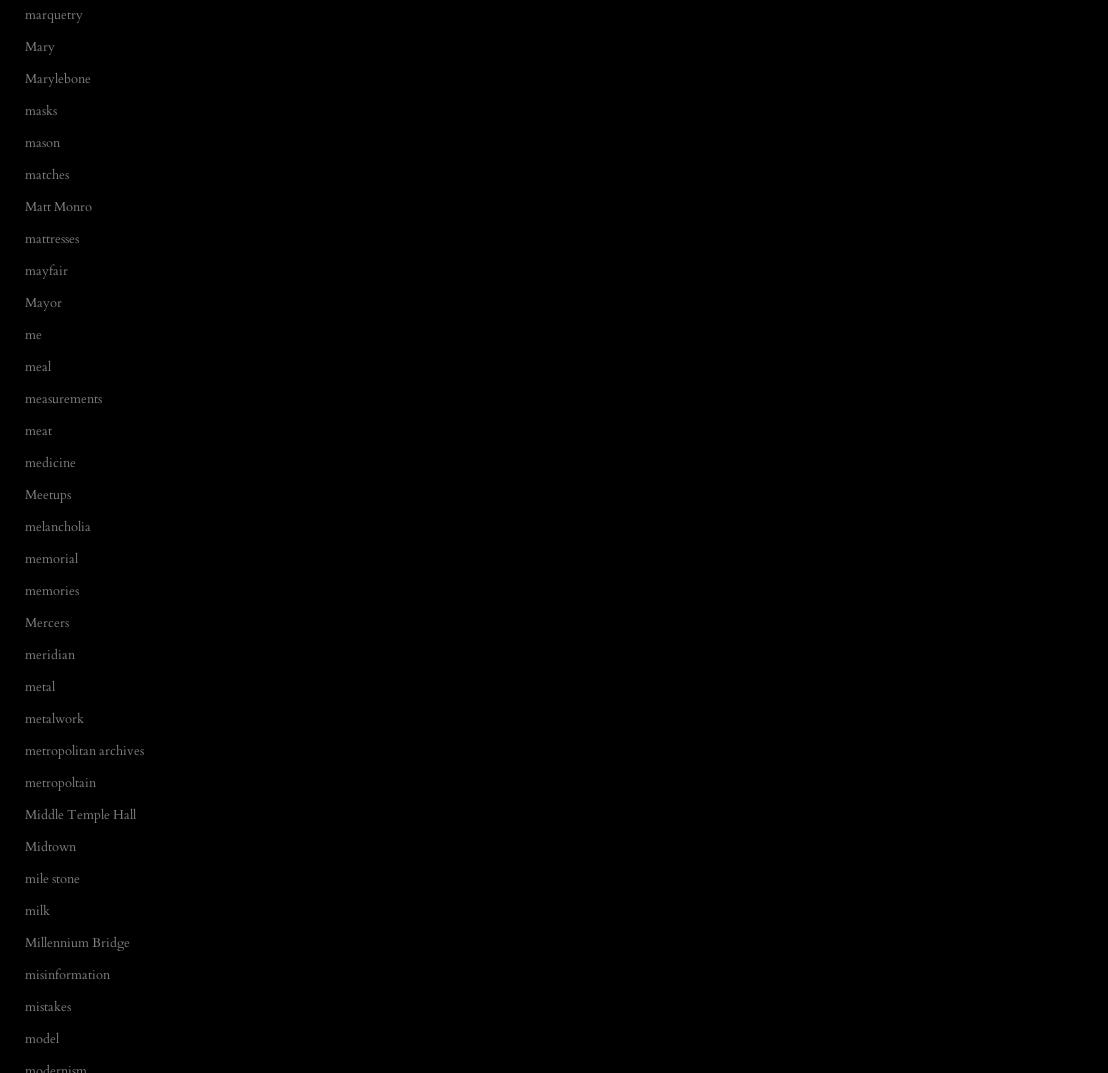 The height and width of the screenshot is (1073, 1108). Describe the element at coordinates (79, 813) in the screenshot. I see `'Middle Temple Hall'` at that location.